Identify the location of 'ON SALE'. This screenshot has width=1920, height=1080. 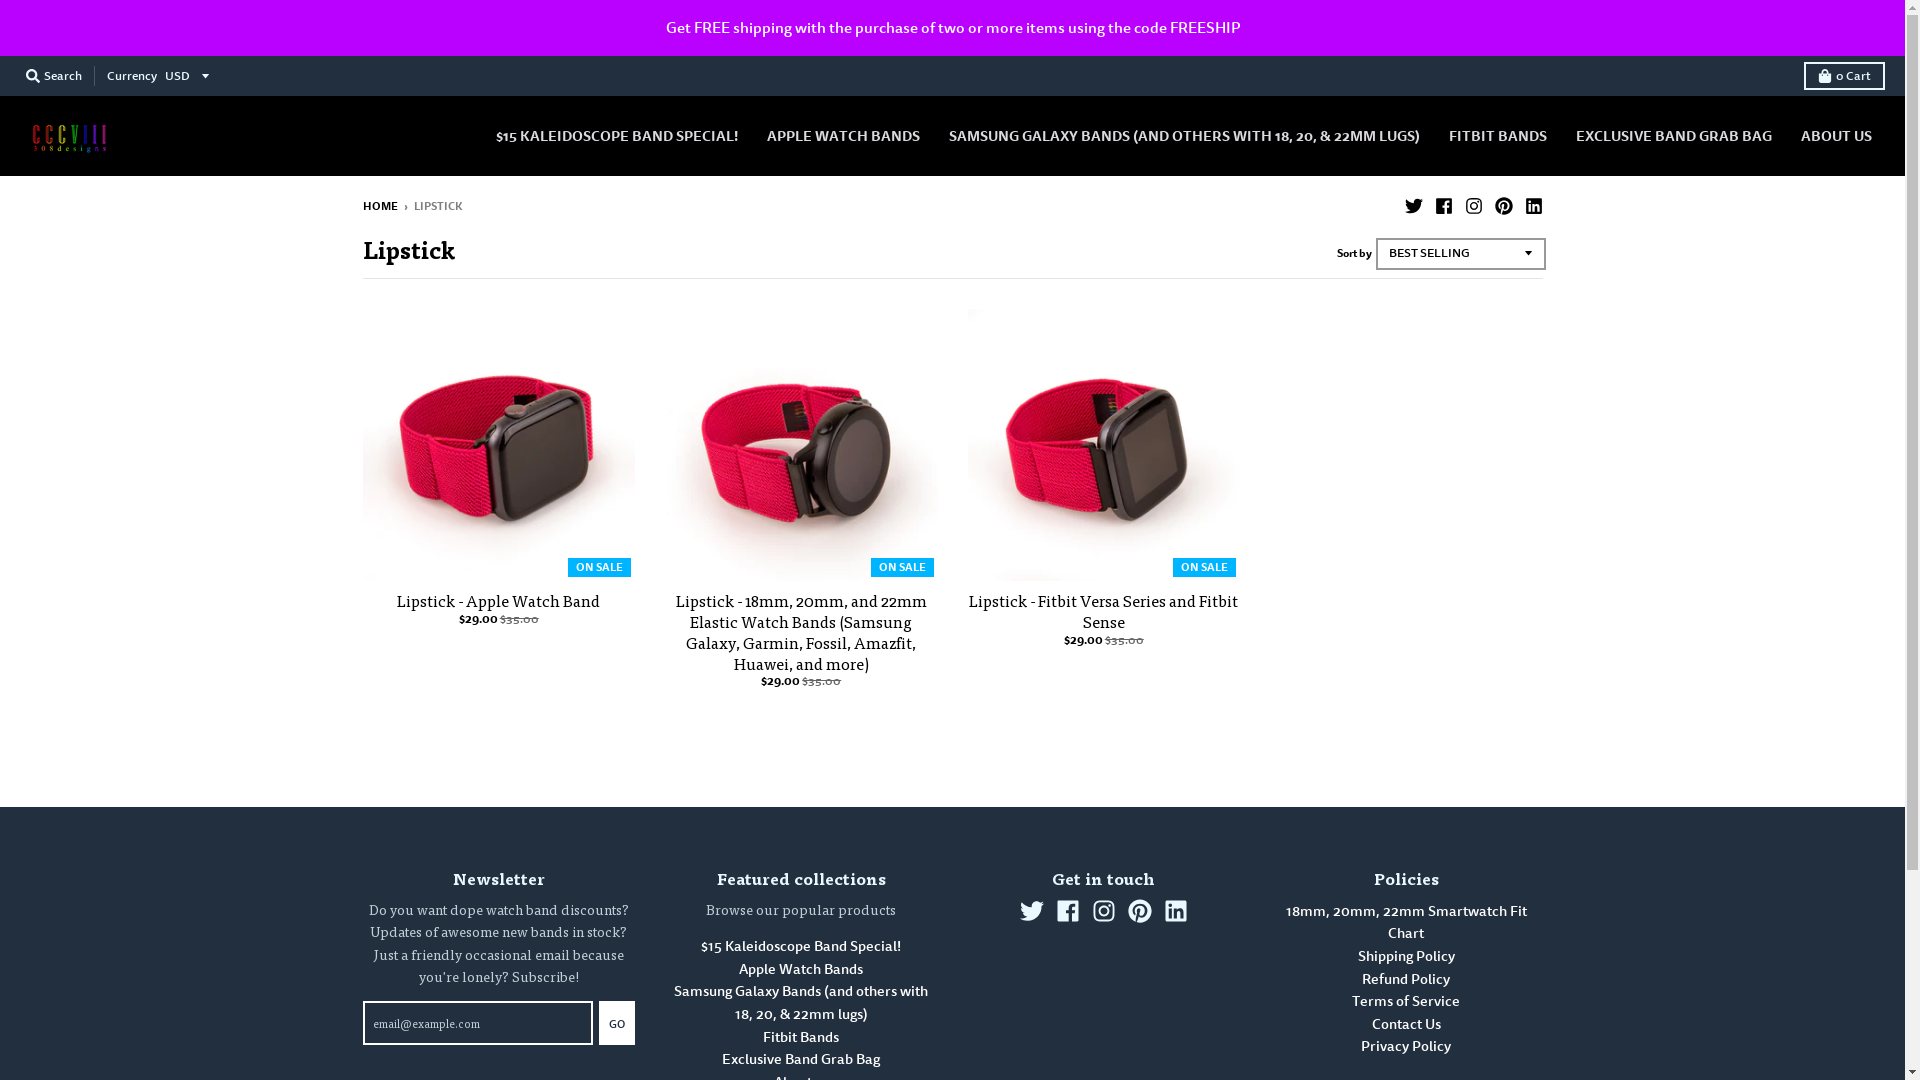
(801, 444).